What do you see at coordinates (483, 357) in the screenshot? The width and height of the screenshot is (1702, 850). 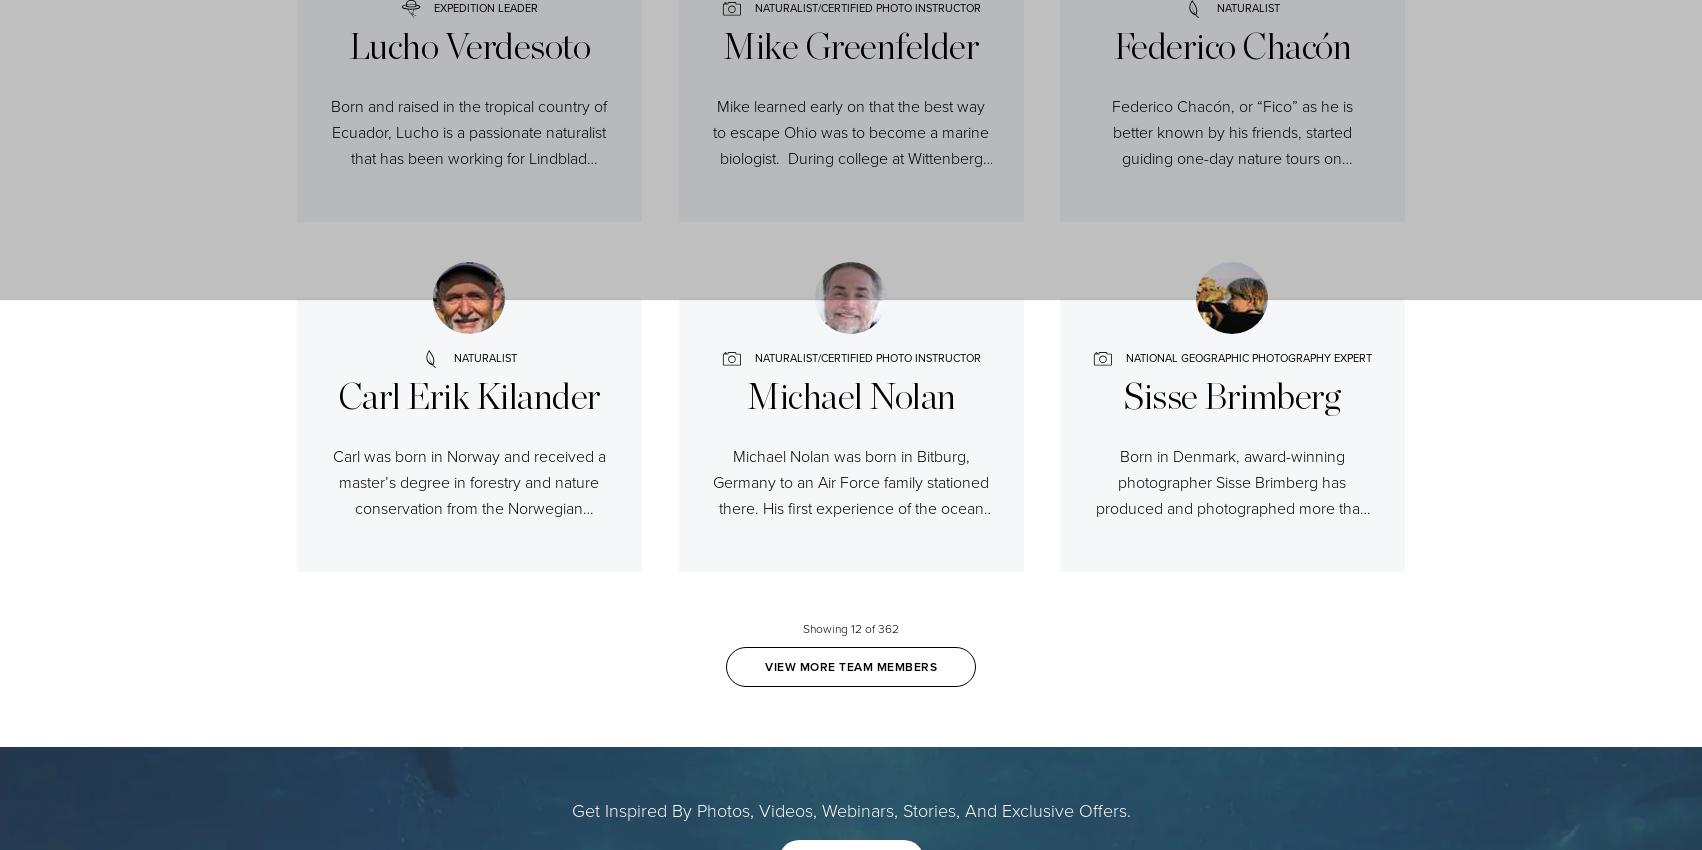 I see `'Naturalist'` at bounding box center [483, 357].